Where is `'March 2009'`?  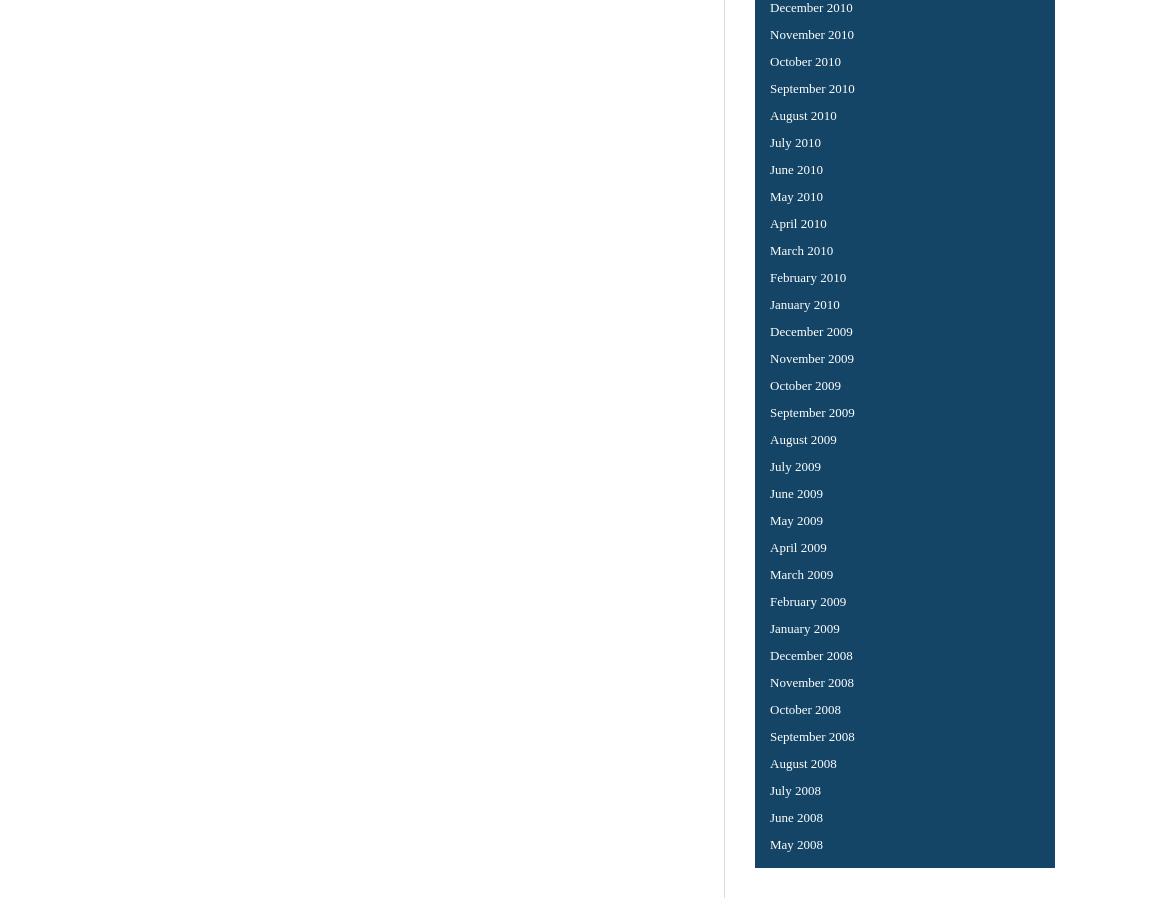 'March 2009' is located at coordinates (800, 573).